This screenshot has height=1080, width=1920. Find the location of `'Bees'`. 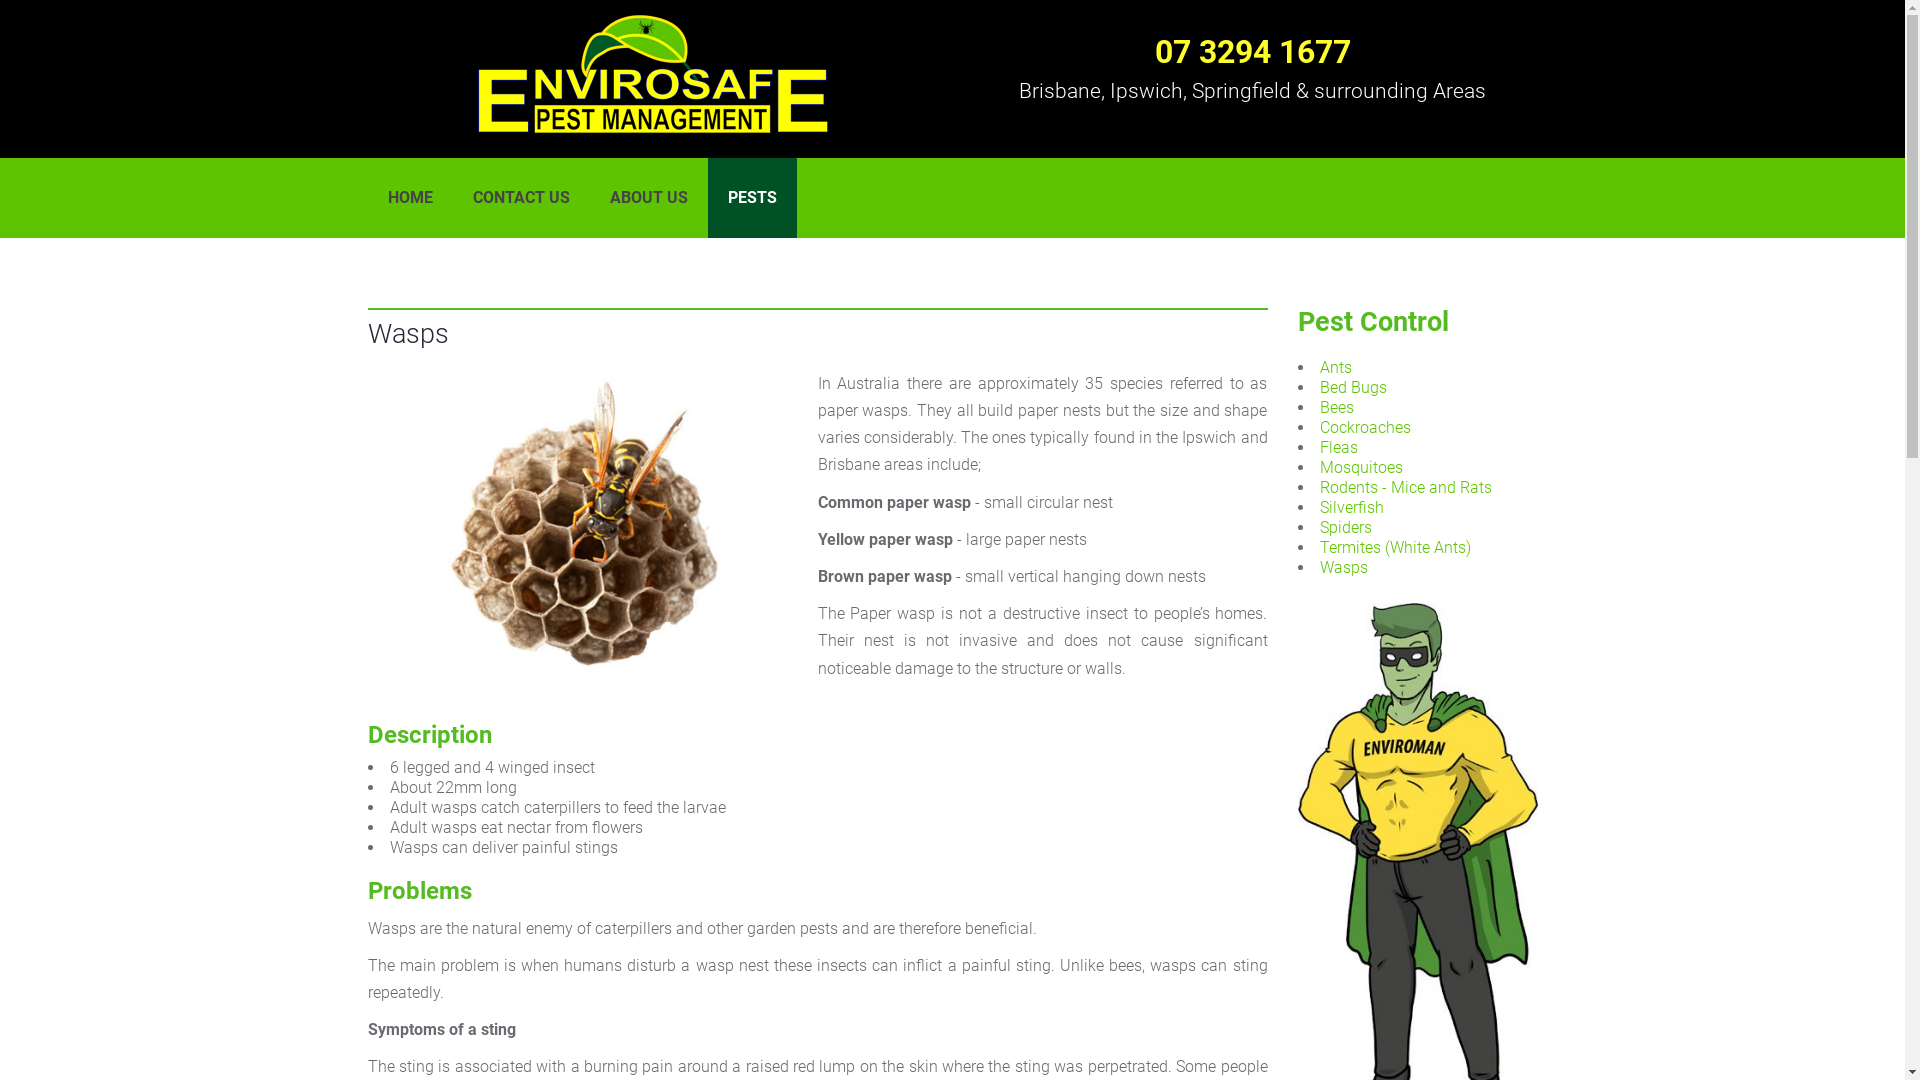

'Bees' is located at coordinates (1337, 406).